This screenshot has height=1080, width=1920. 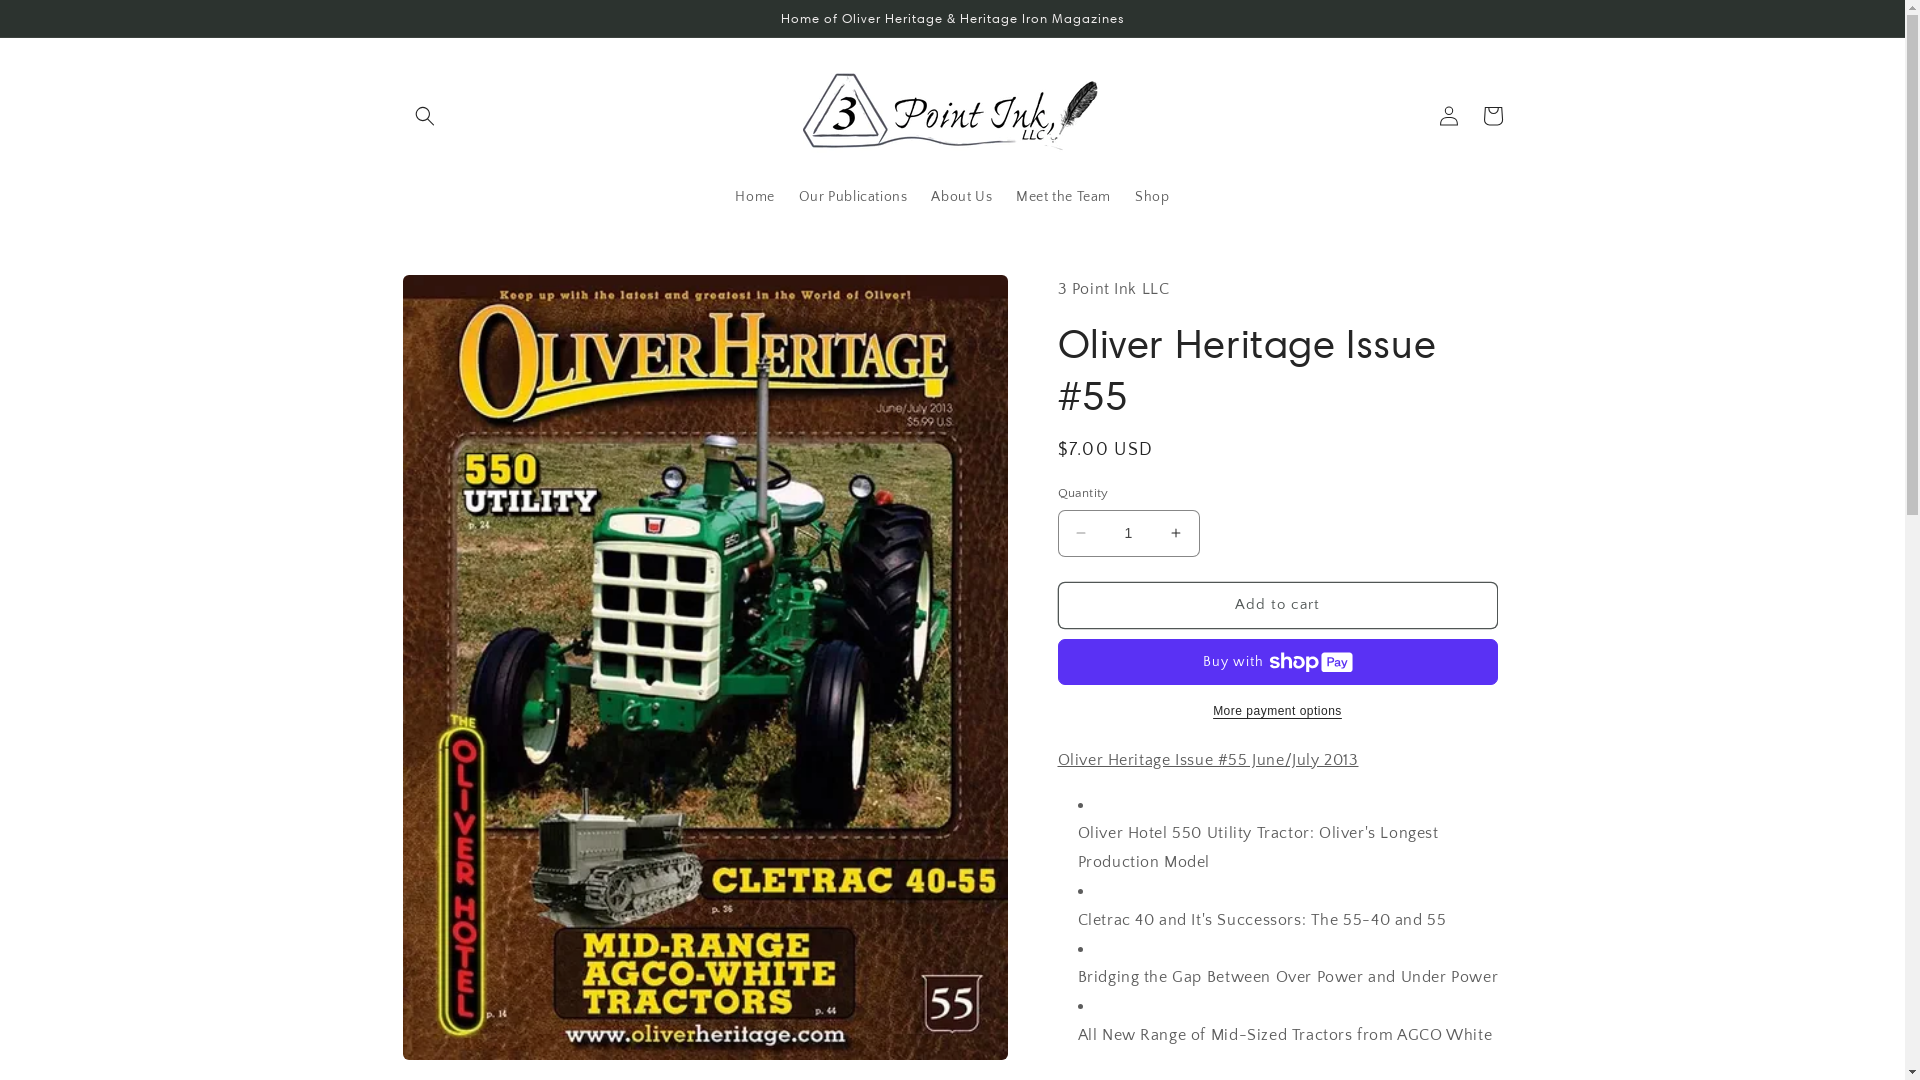 I want to click on 'Cart', so click(x=1469, y=115).